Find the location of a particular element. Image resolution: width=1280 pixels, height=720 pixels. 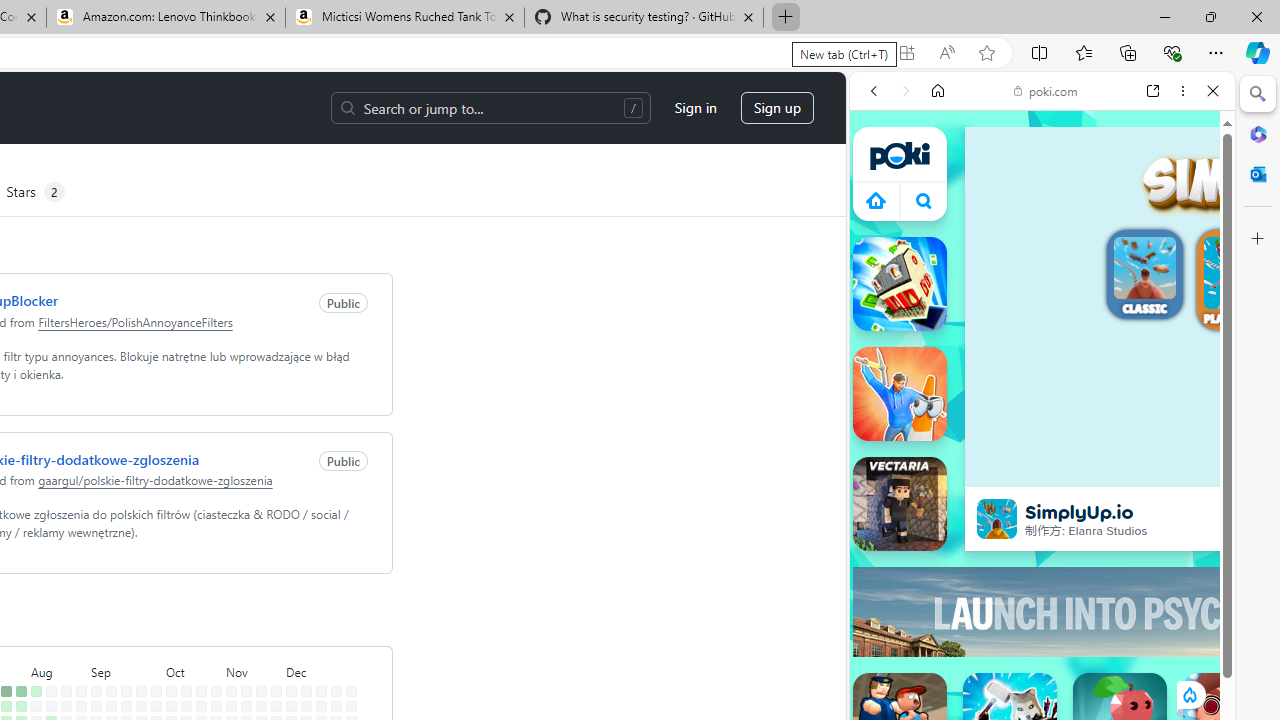

'December' is located at coordinates (321, 670).